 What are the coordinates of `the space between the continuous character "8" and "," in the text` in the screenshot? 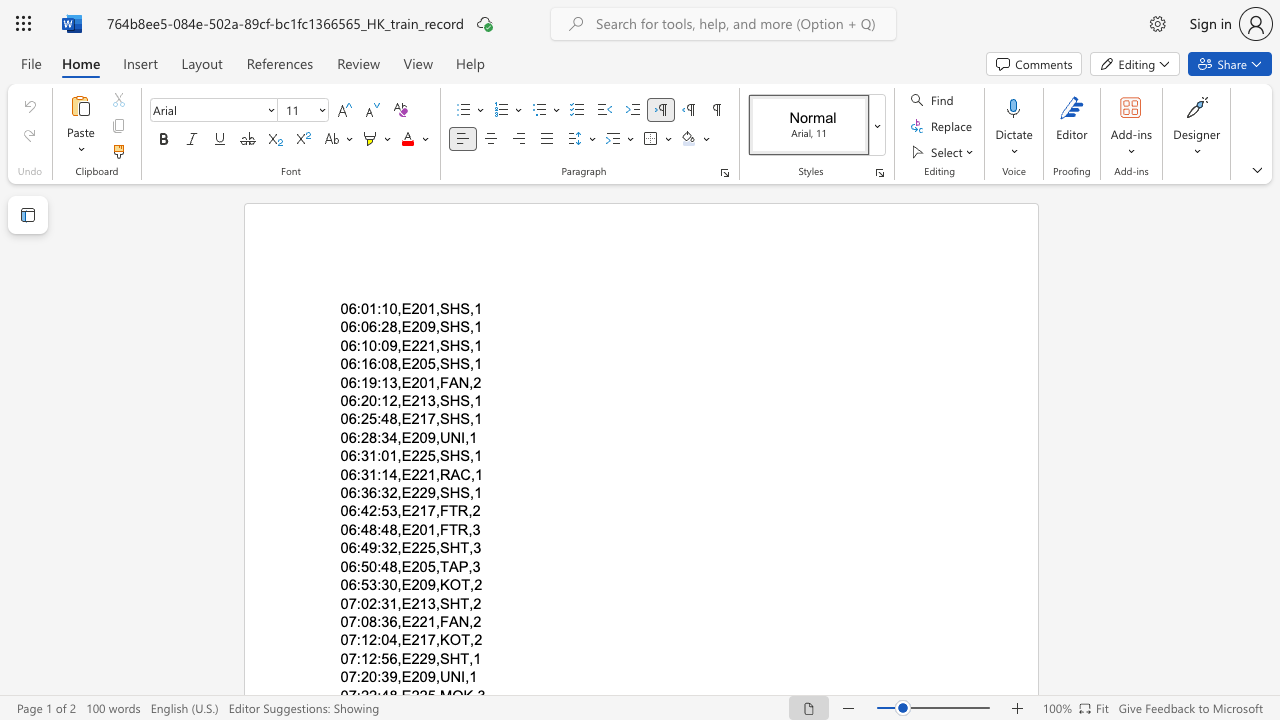 It's located at (396, 566).